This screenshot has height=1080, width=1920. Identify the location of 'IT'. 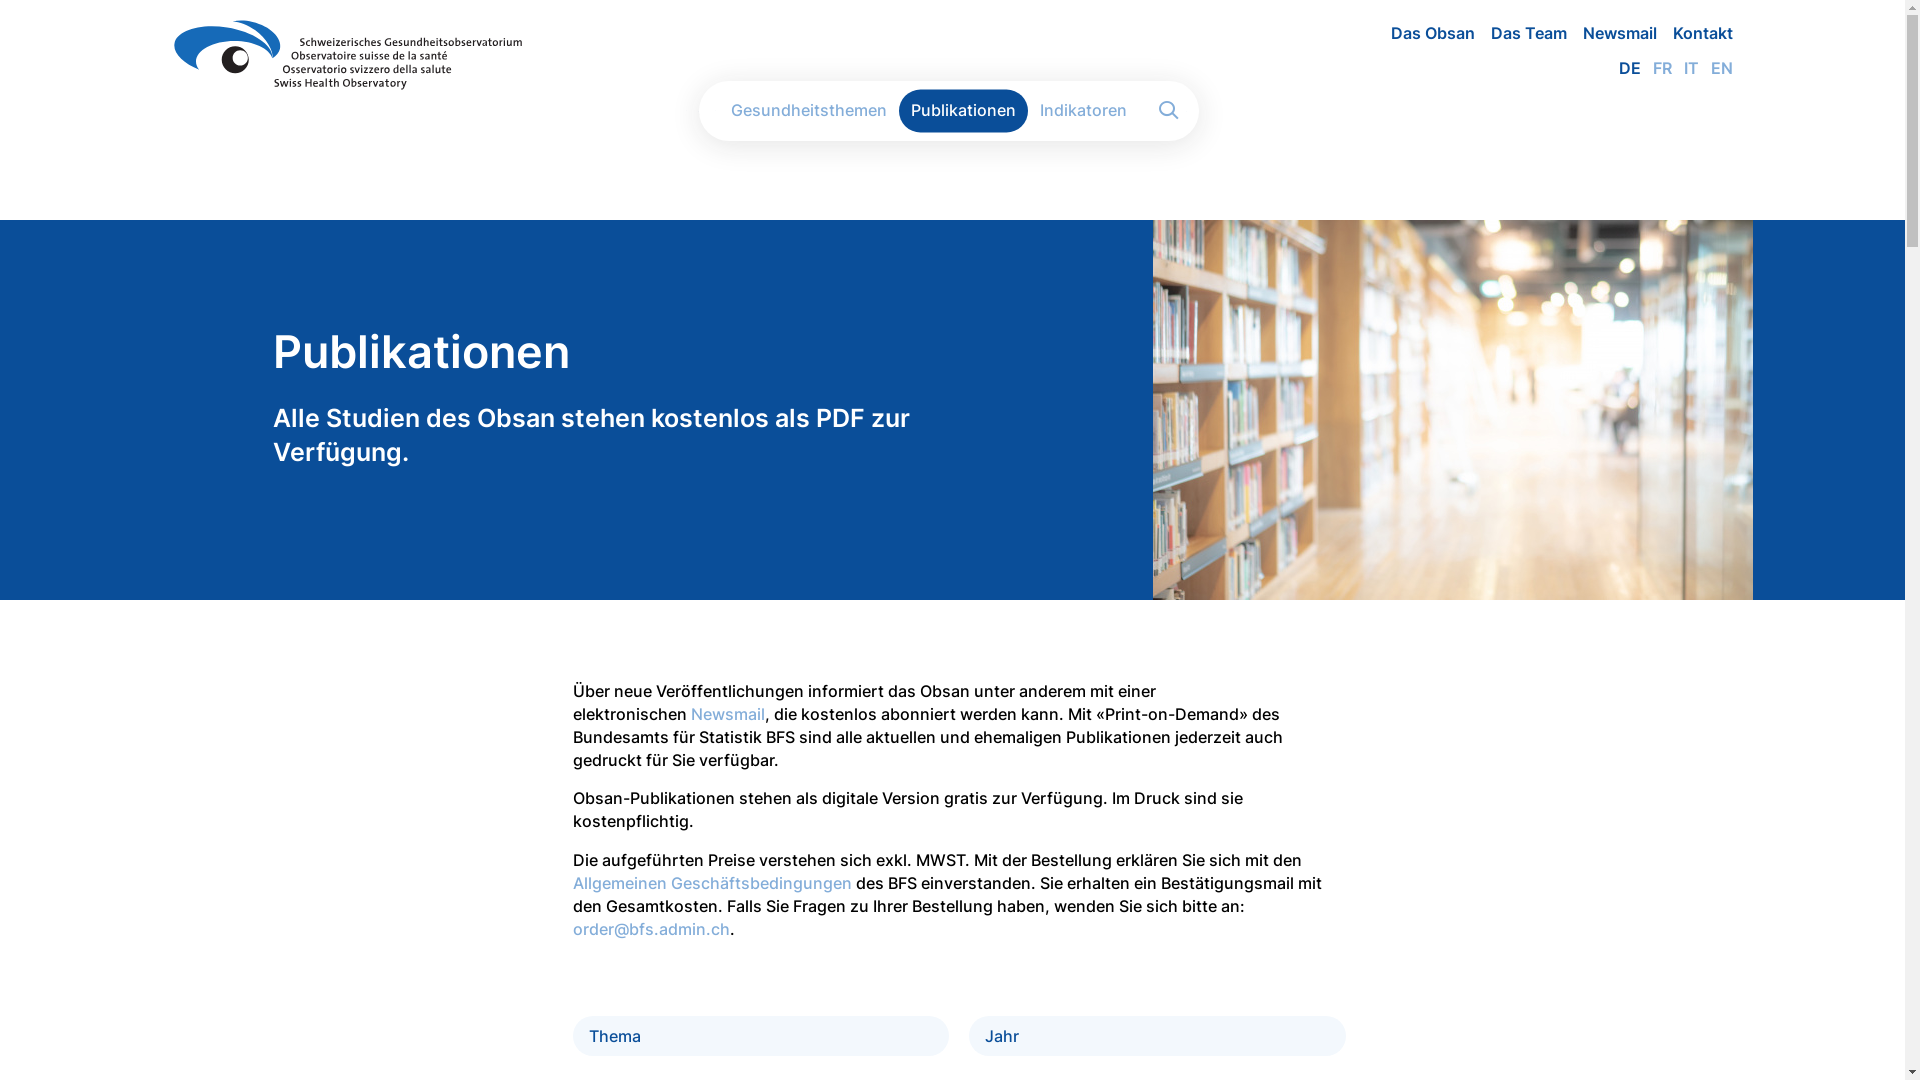
(1684, 67).